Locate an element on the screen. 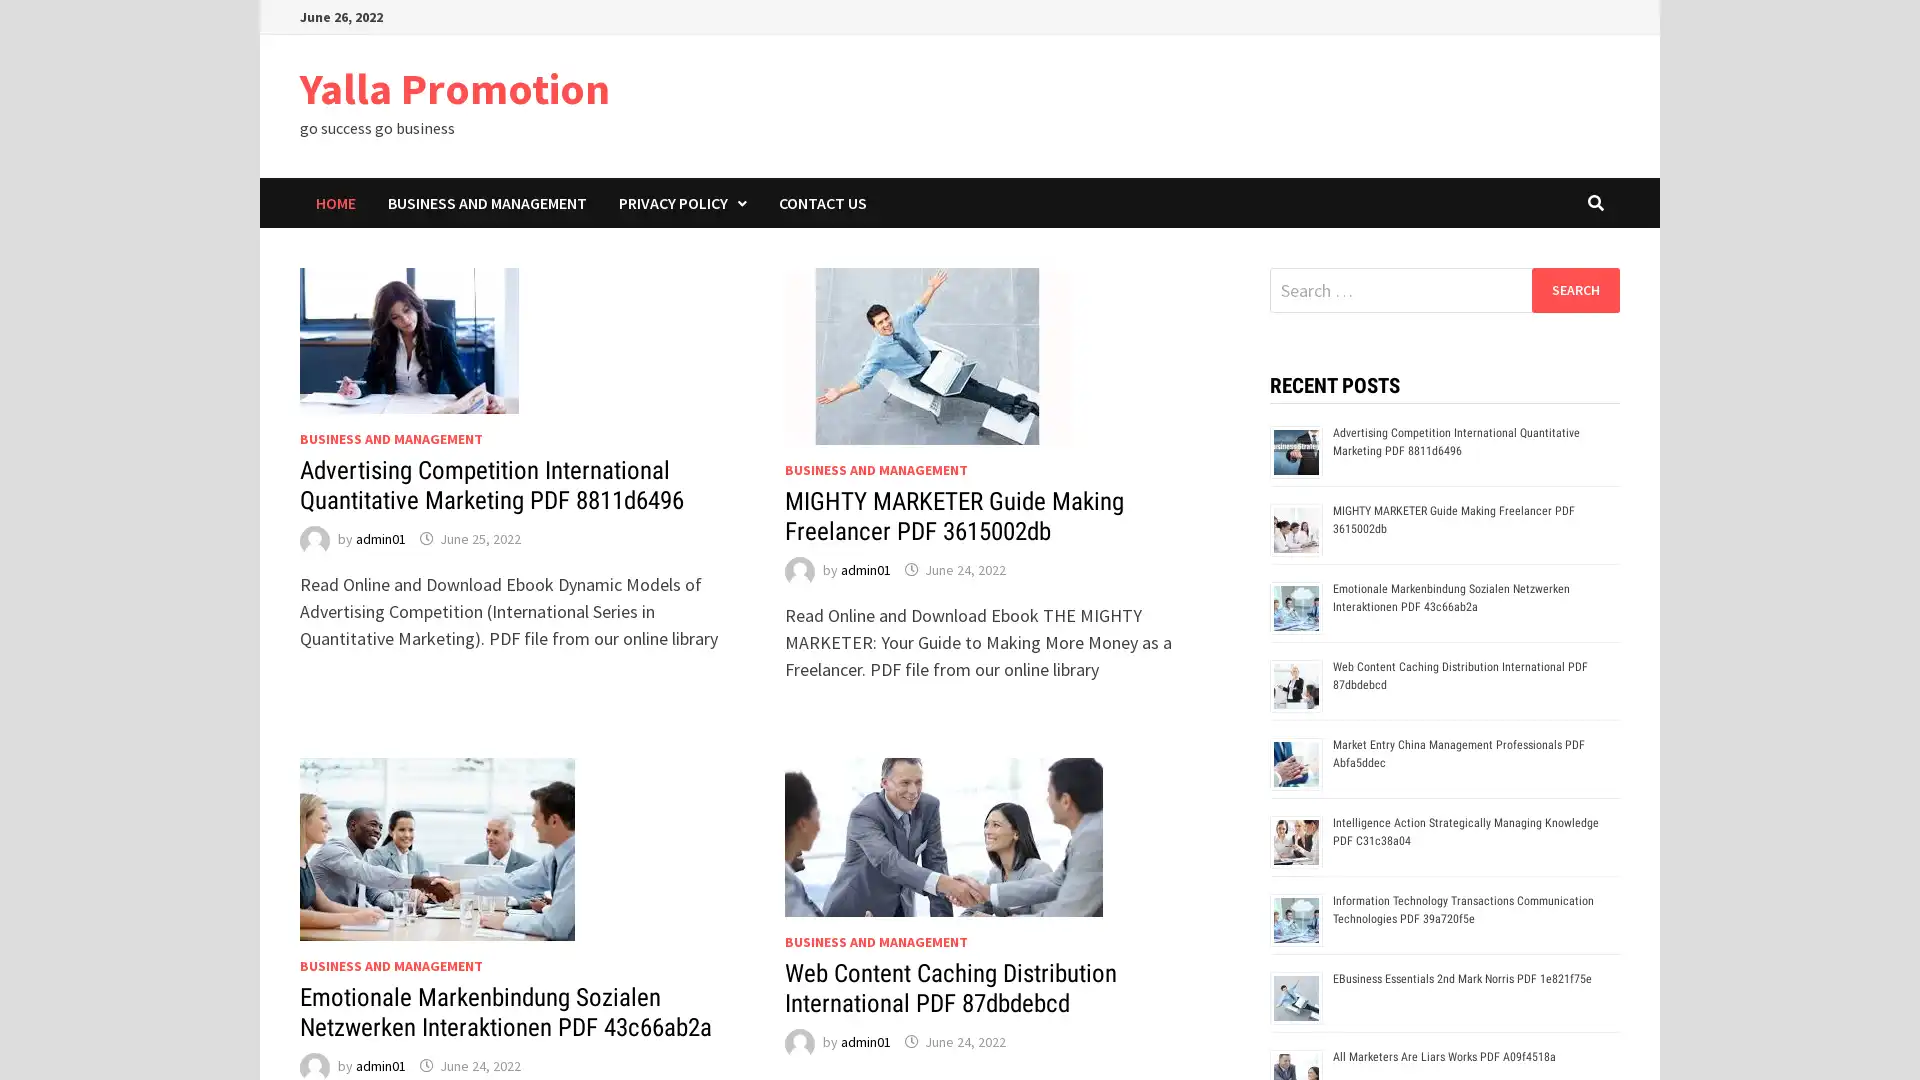 This screenshot has height=1080, width=1920. Search is located at coordinates (1574, 289).